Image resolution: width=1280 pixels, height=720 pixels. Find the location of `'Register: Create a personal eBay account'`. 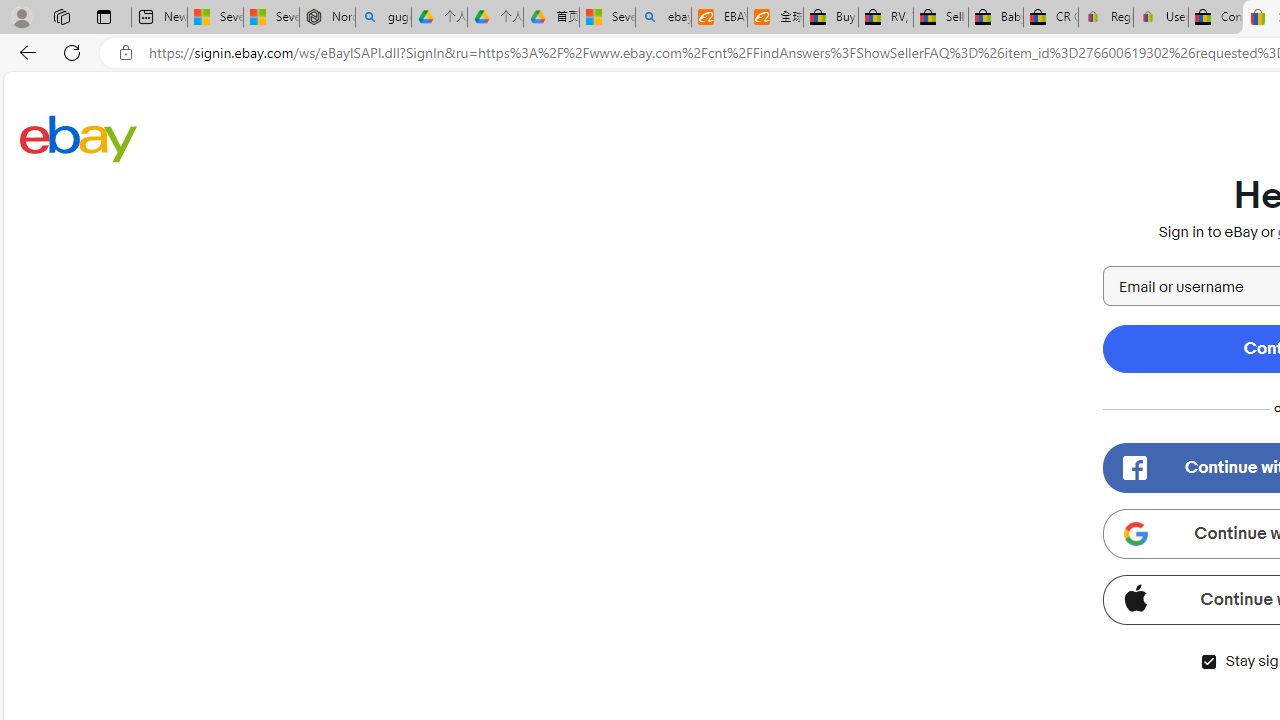

'Register: Create a personal eBay account' is located at coordinates (1104, 17).